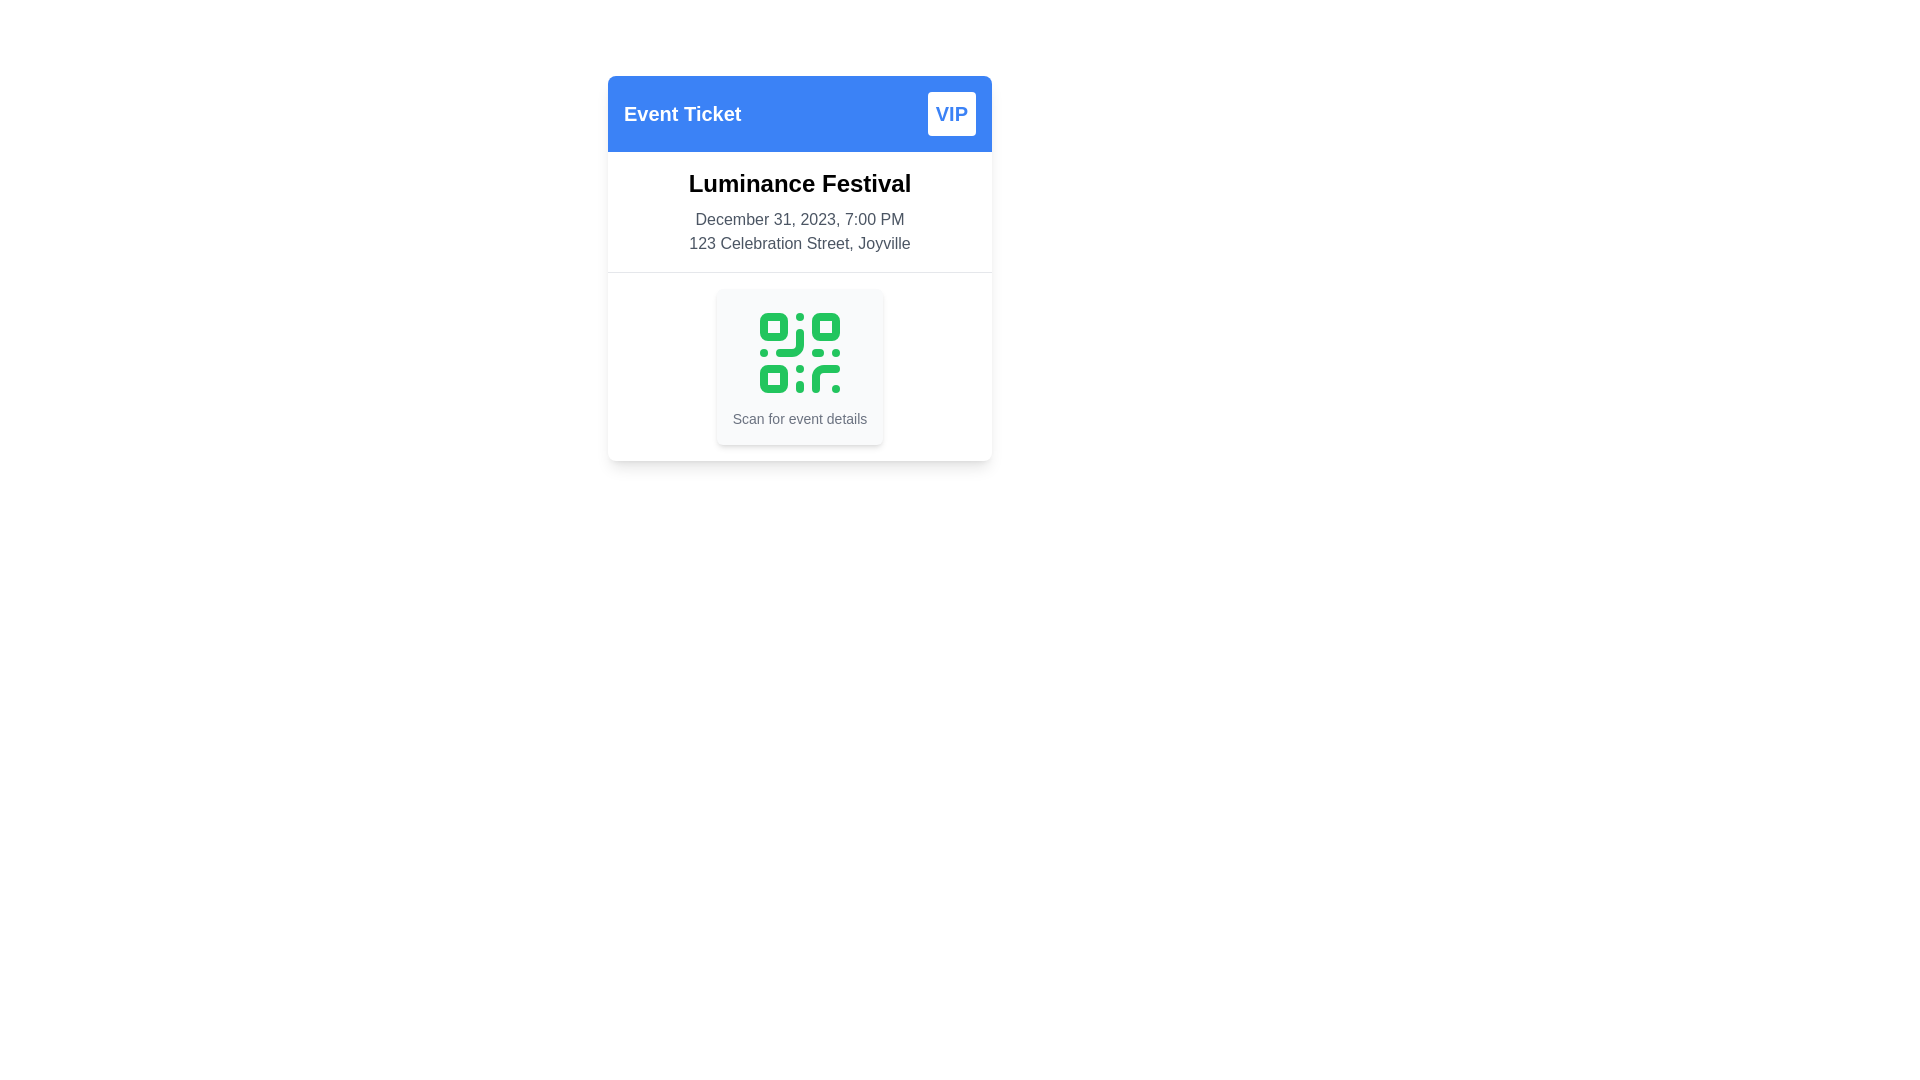  What do you see at coordinates (825, 326) in the screenshot?
I see `the green rectangular box with rounded corners located in the top-right corner of the QR code graphic` at bounding box center [825, 326].